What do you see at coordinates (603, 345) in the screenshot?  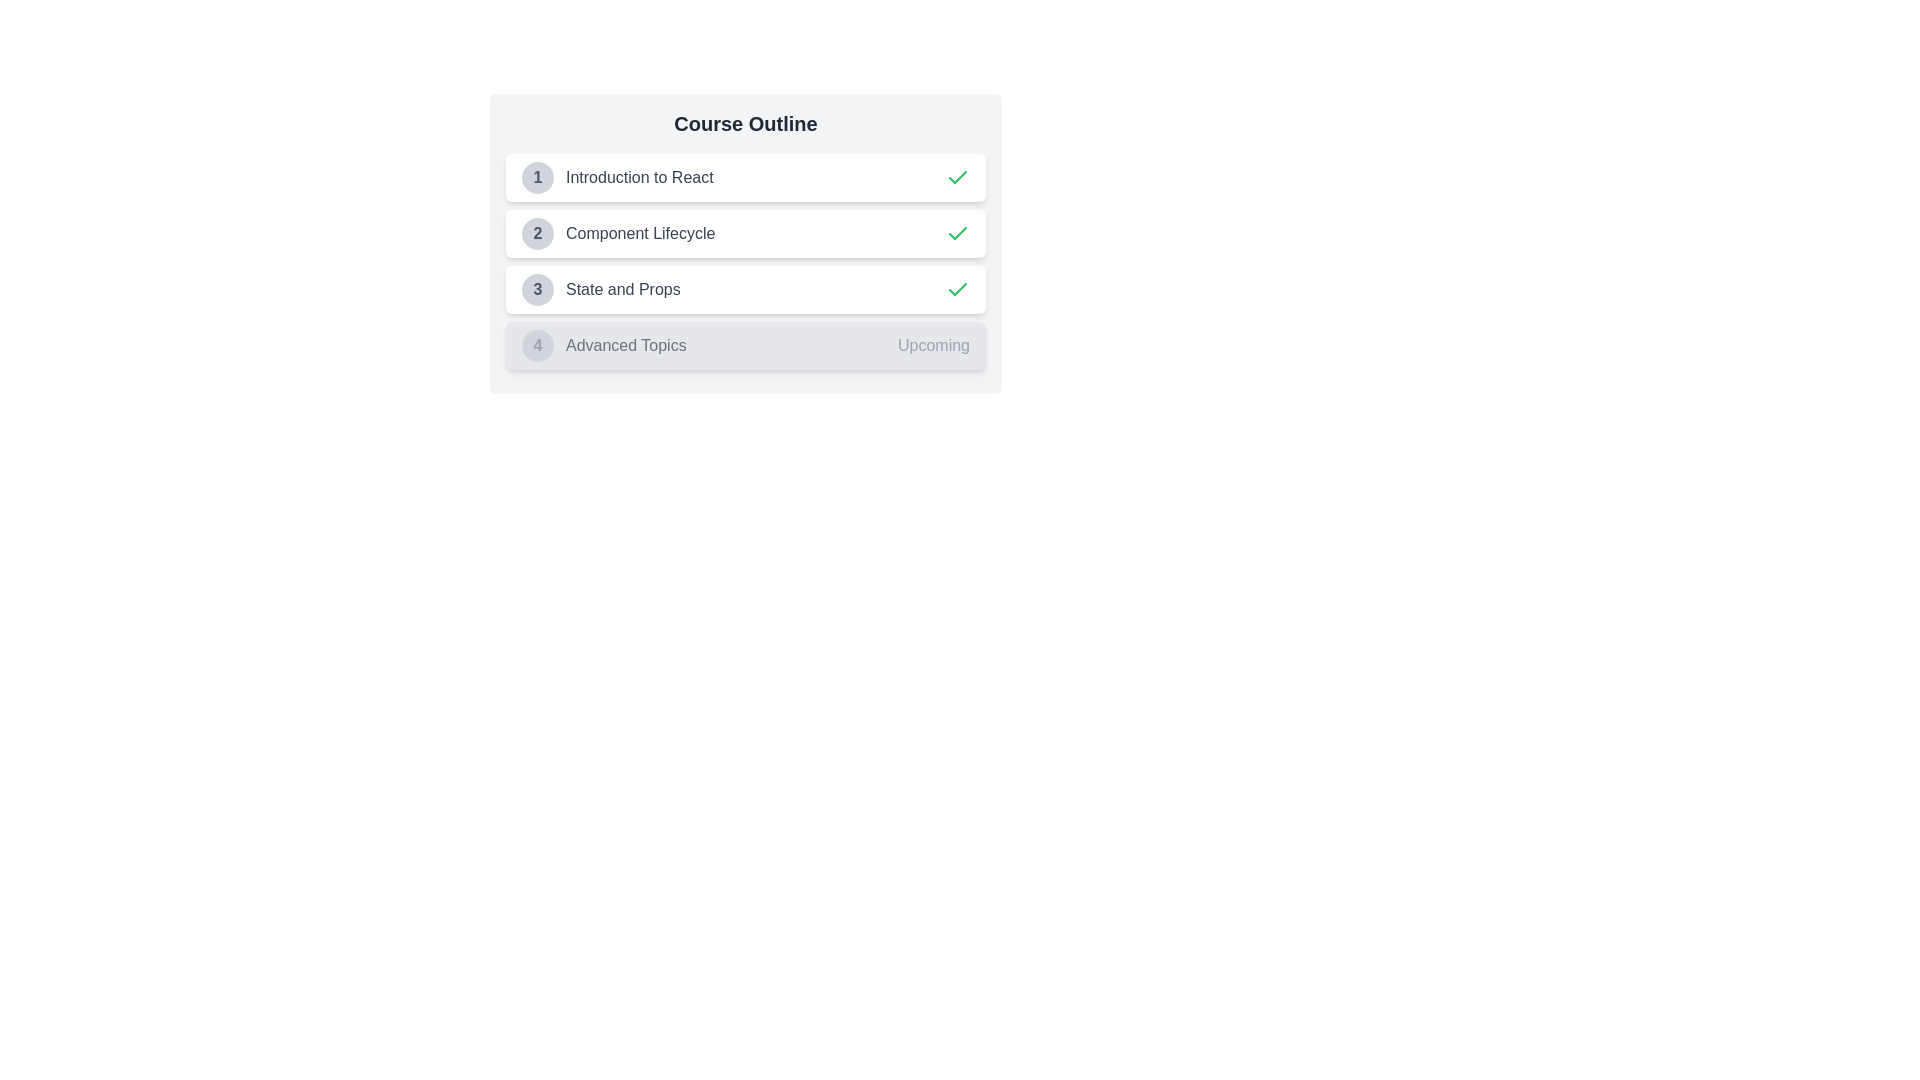 I see `the Static label indicator which shows the numeric badge and textual description indicating the position and title of a course topic` at bounding box center [603, 345].